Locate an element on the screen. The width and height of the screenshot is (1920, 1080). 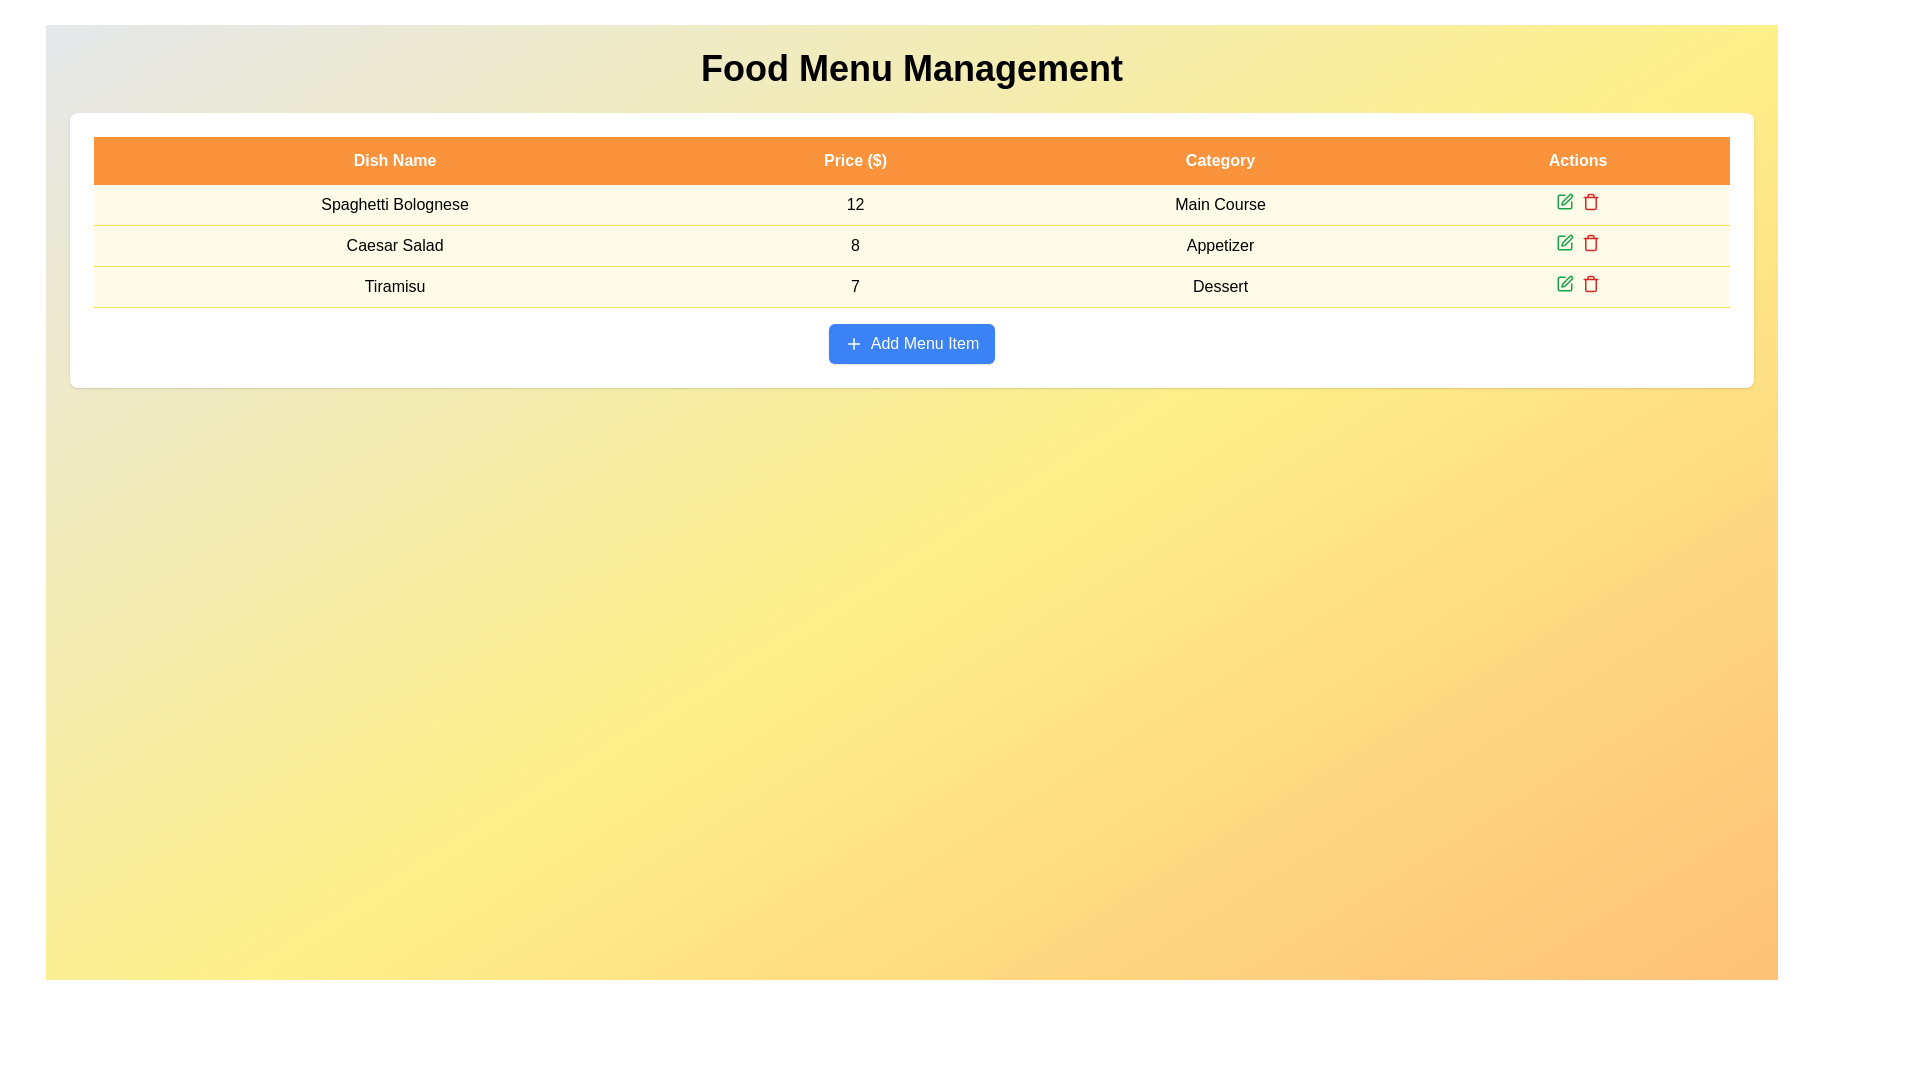
text content of the 'Spaghetti Bolognese' text label, which is displayed in a serif typeface against a light yellow background and is the first item under the 'Dish Name' header in the menu table is located at coordinates (395, 205).